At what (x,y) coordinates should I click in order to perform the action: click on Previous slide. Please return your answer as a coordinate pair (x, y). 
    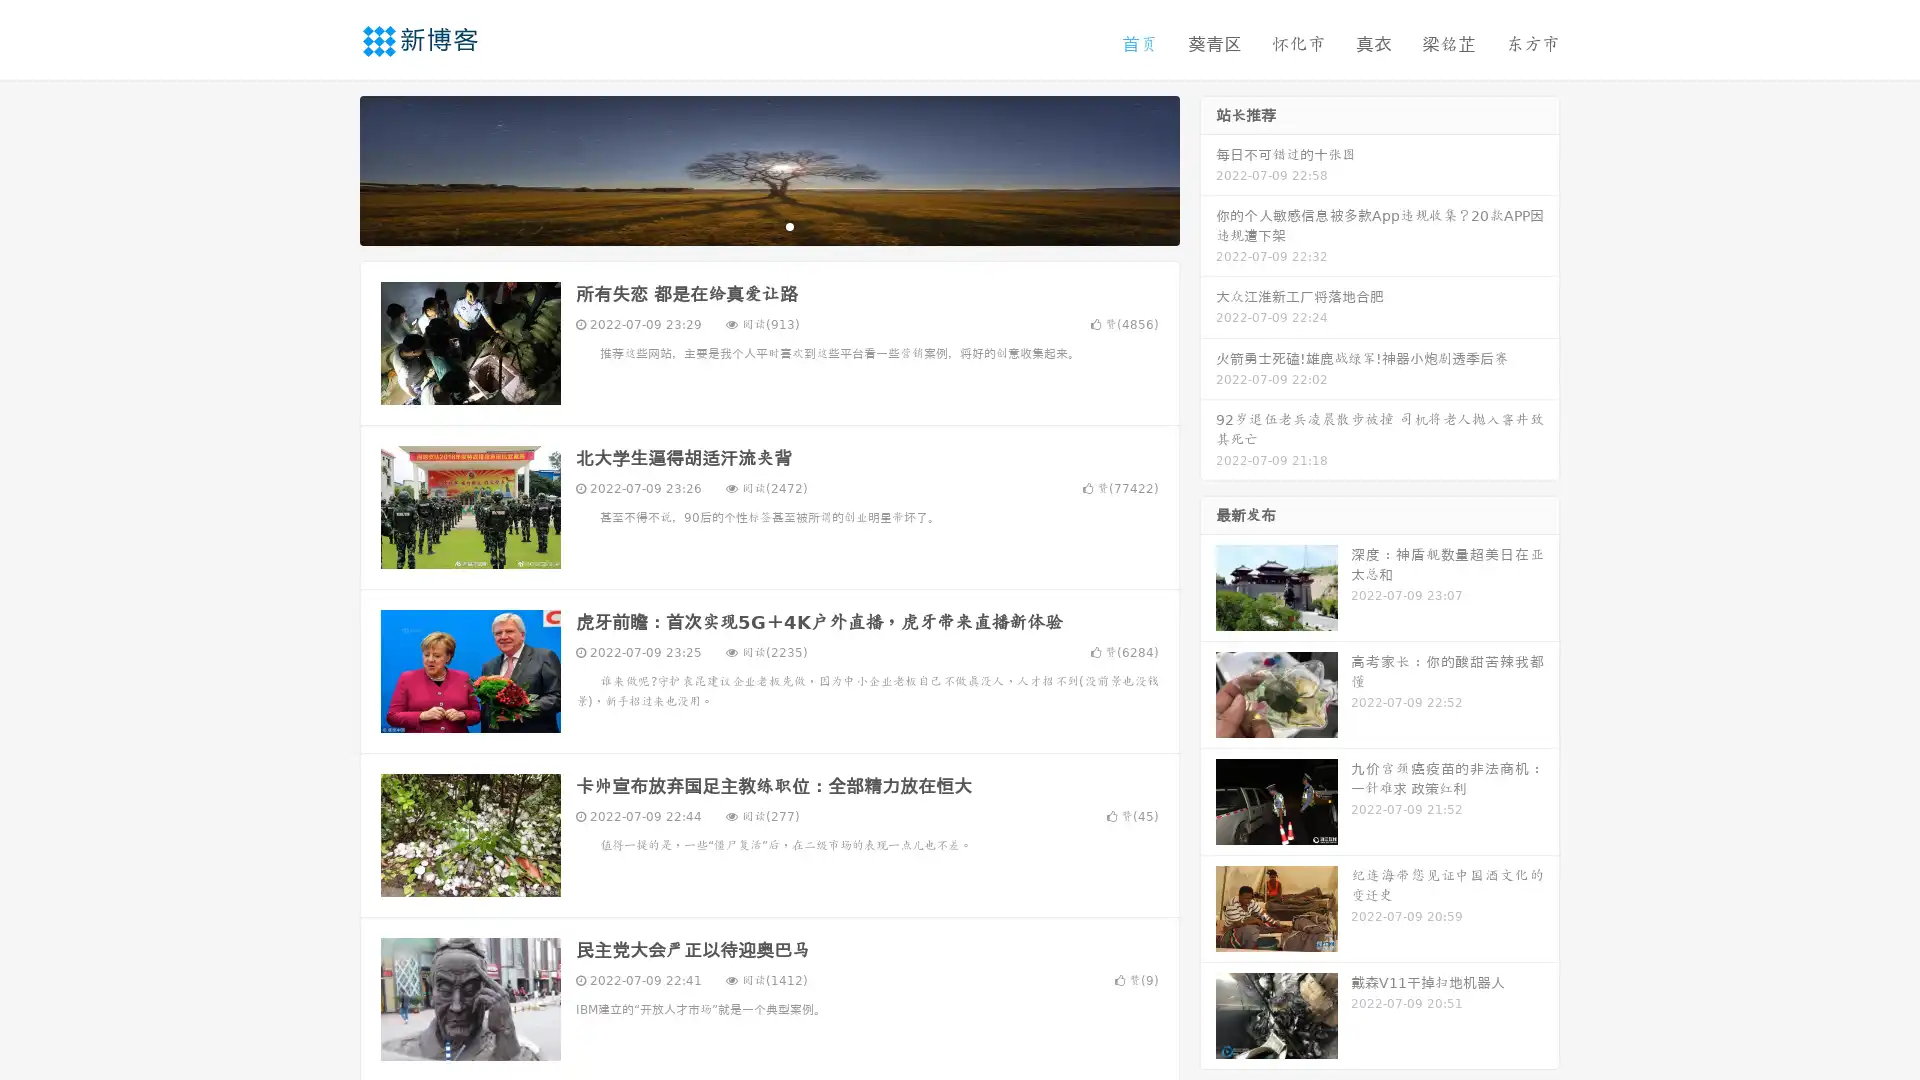
    Looking at the image, I should click on (330, 168).